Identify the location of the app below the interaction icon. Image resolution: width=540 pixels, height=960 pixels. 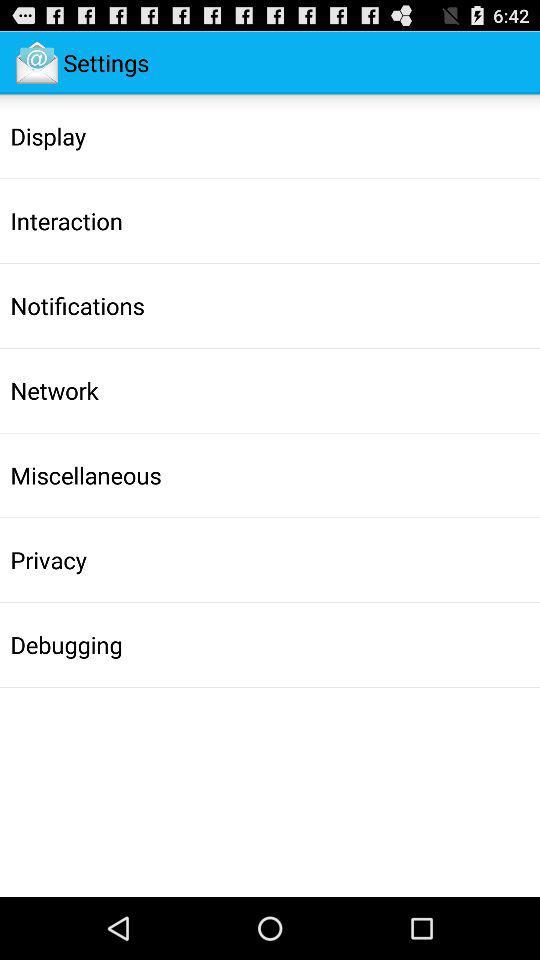
(76, 305).